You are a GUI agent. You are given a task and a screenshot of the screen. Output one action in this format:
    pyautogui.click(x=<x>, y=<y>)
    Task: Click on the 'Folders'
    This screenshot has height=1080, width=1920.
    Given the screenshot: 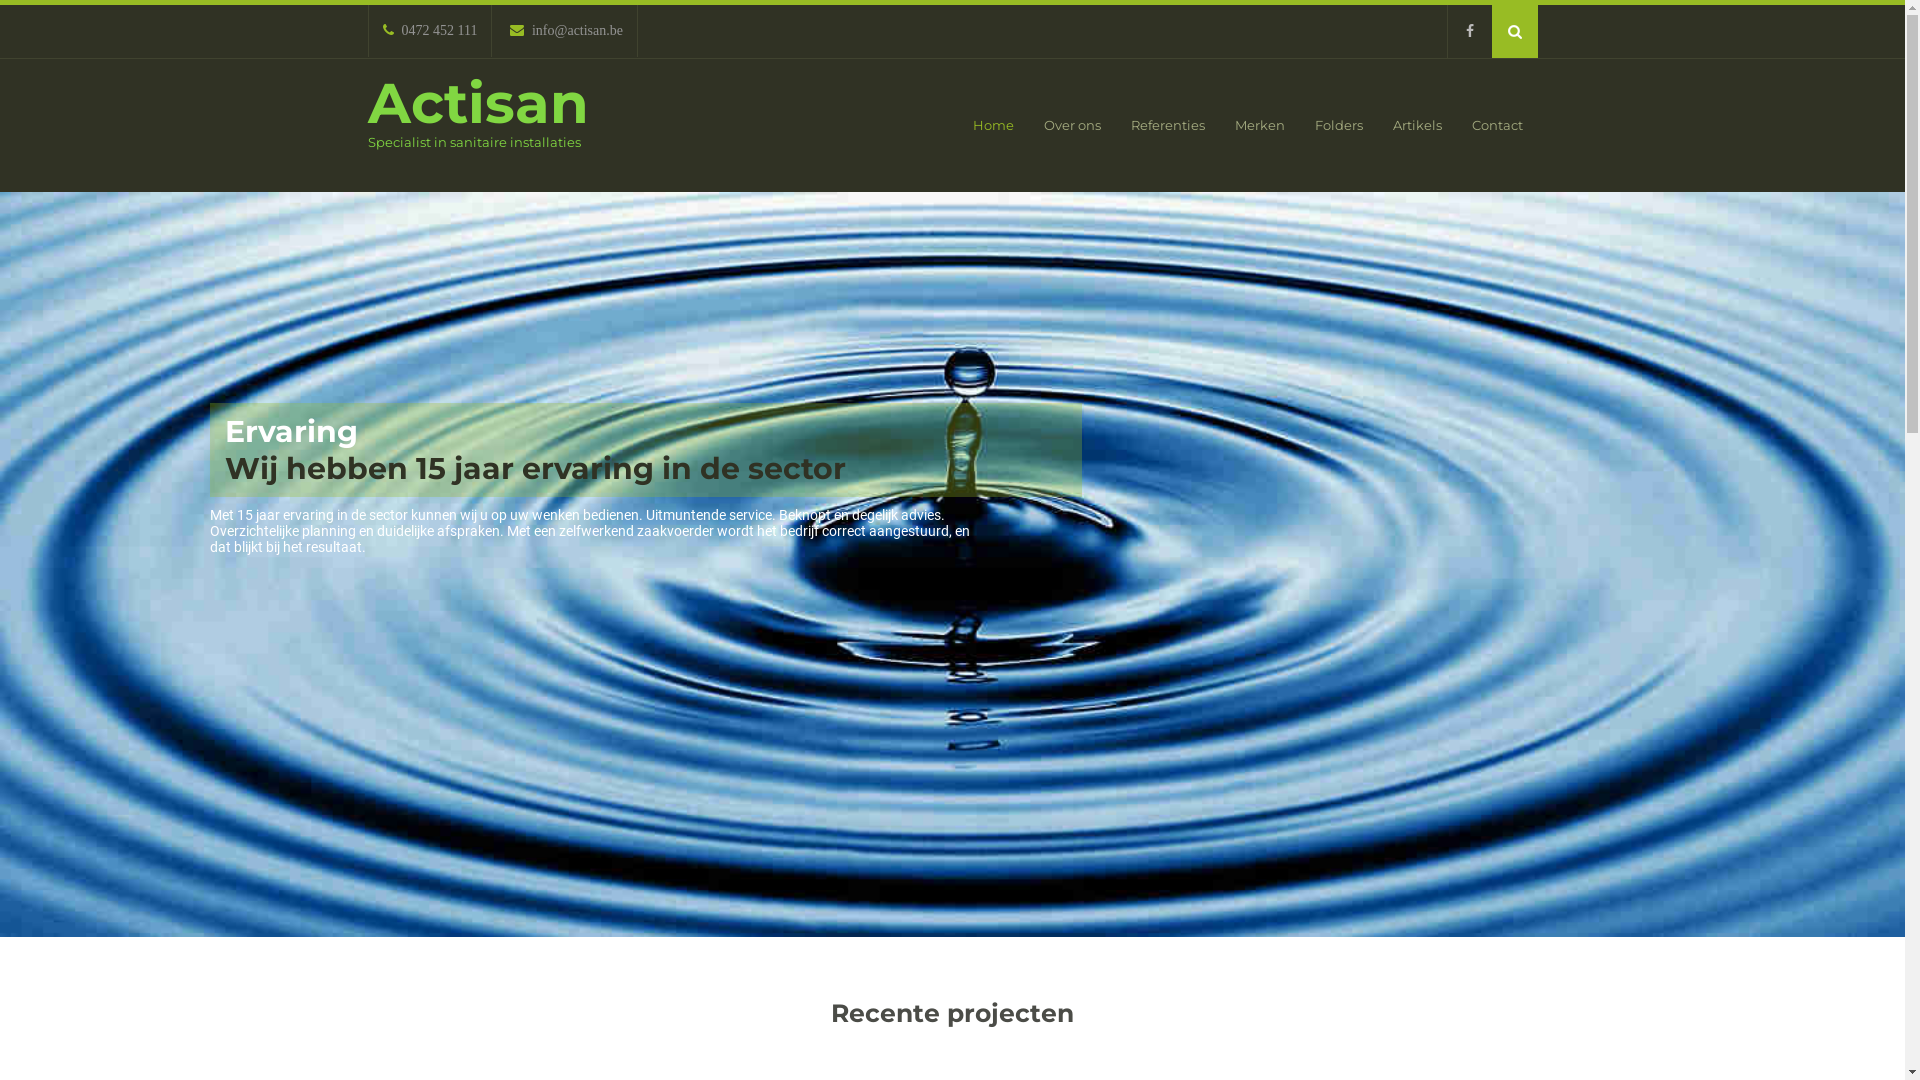 What is the action you would take?
    pyautogui.click(x=1339, y=125)
    